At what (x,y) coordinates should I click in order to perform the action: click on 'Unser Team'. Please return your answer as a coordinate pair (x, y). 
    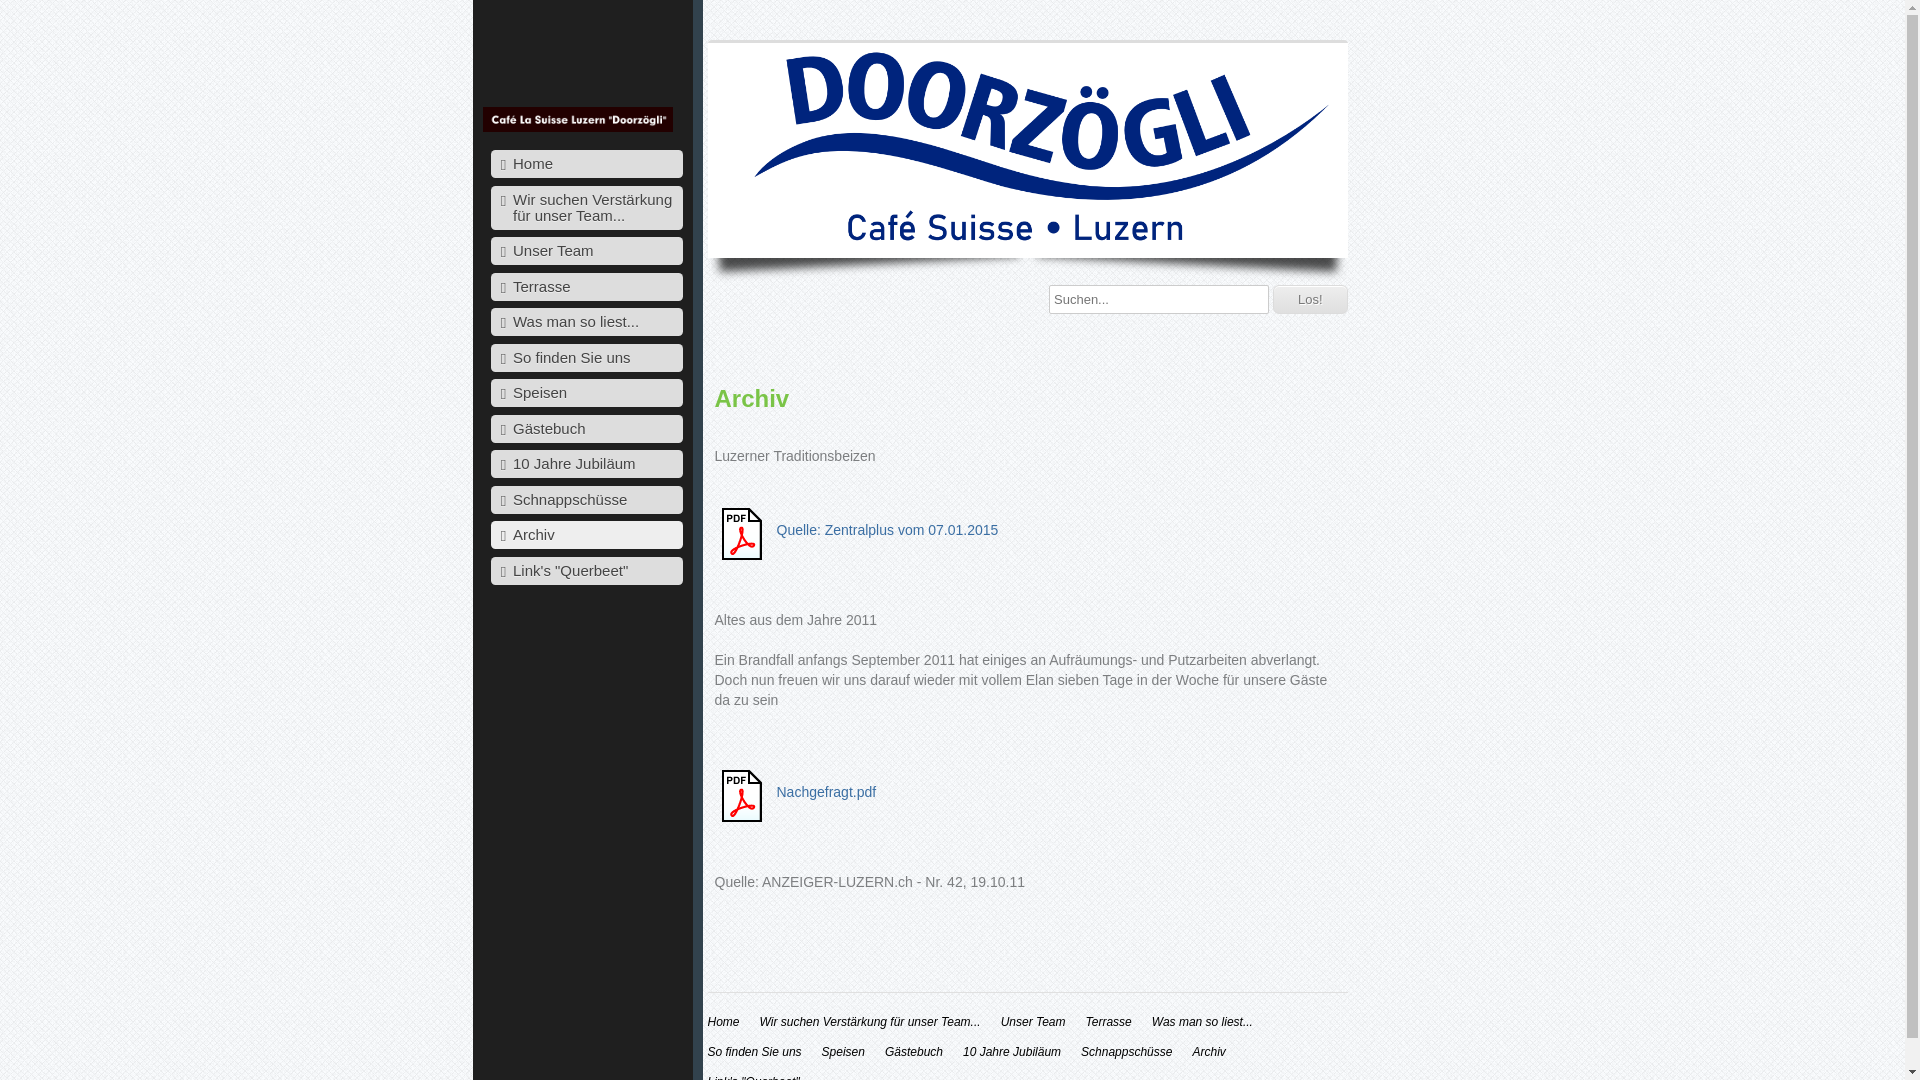
    Looking at the image, I should click on (585, 249).